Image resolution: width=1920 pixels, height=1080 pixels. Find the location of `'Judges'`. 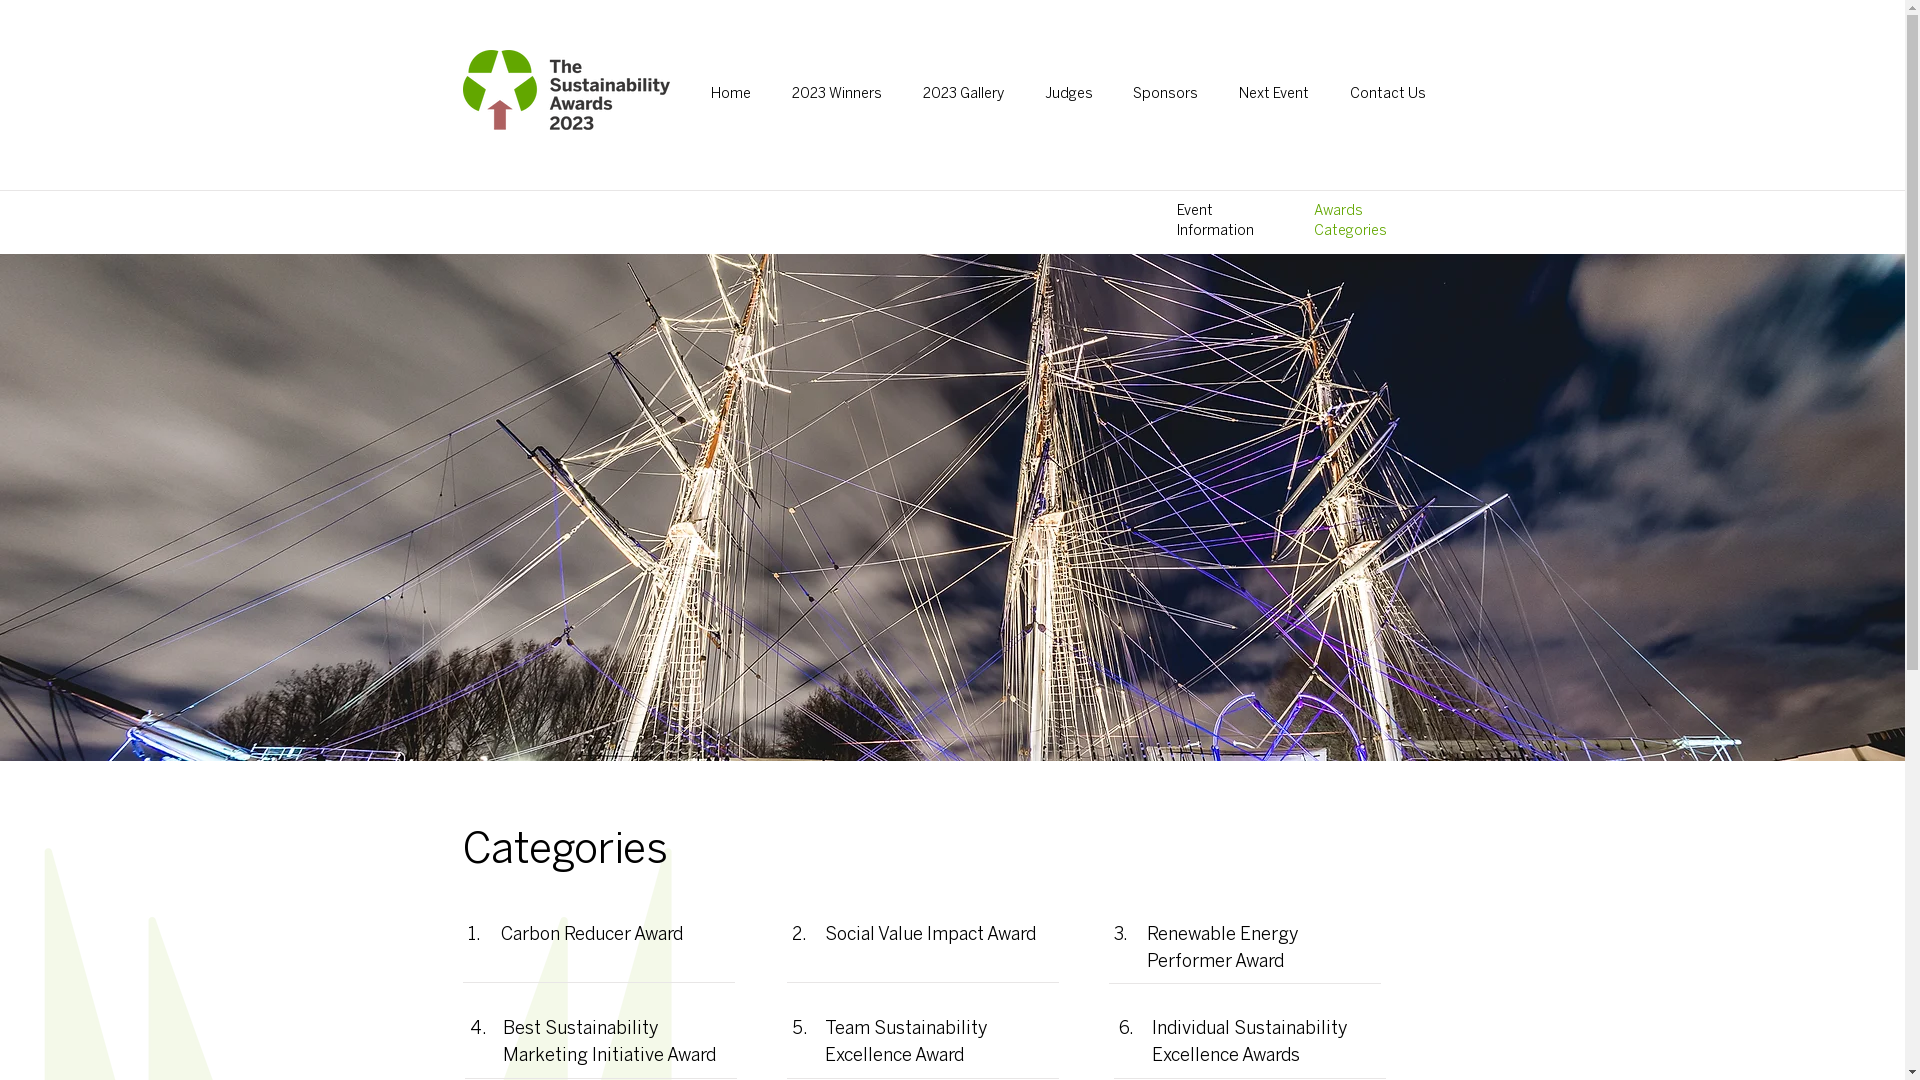

'Judges' is located at coordinates (1027, 95).